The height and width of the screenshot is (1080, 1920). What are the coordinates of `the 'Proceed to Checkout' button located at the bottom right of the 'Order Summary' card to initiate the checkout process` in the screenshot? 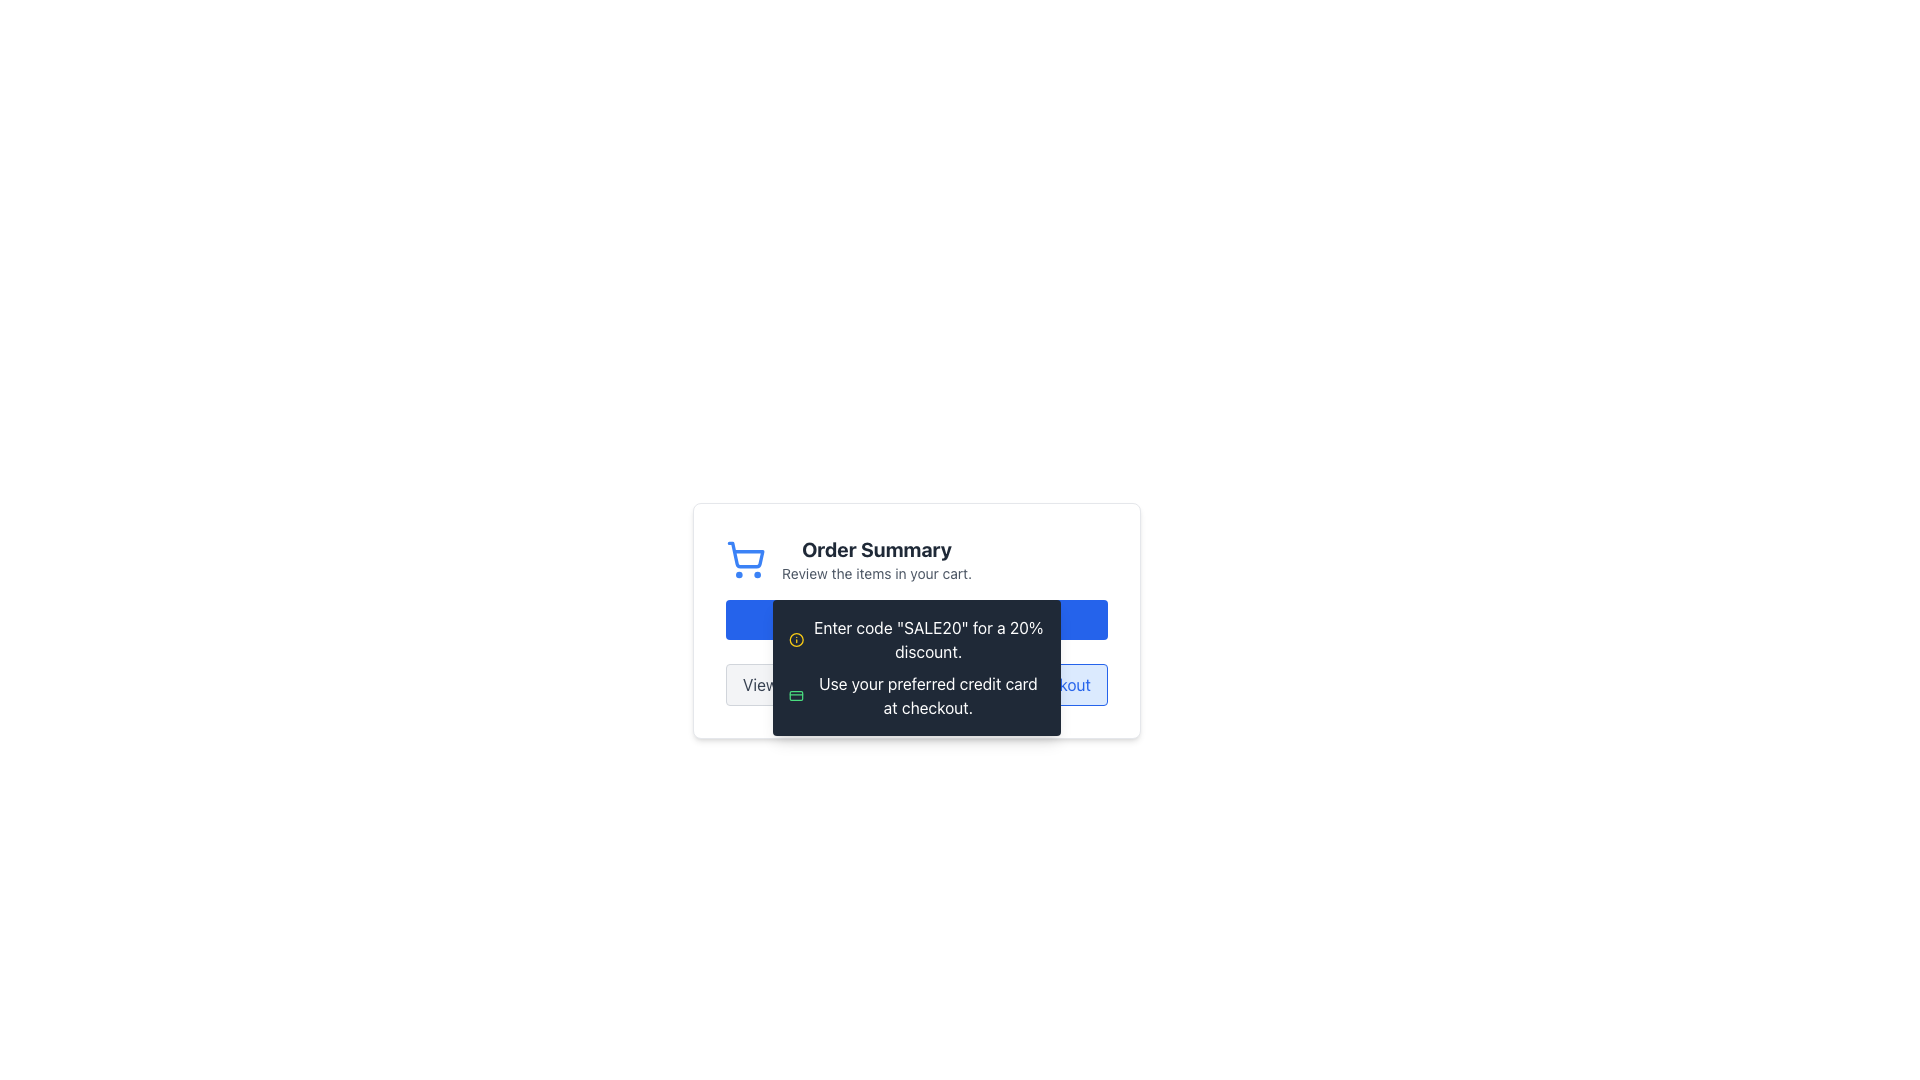 It's located at (1055, 684).